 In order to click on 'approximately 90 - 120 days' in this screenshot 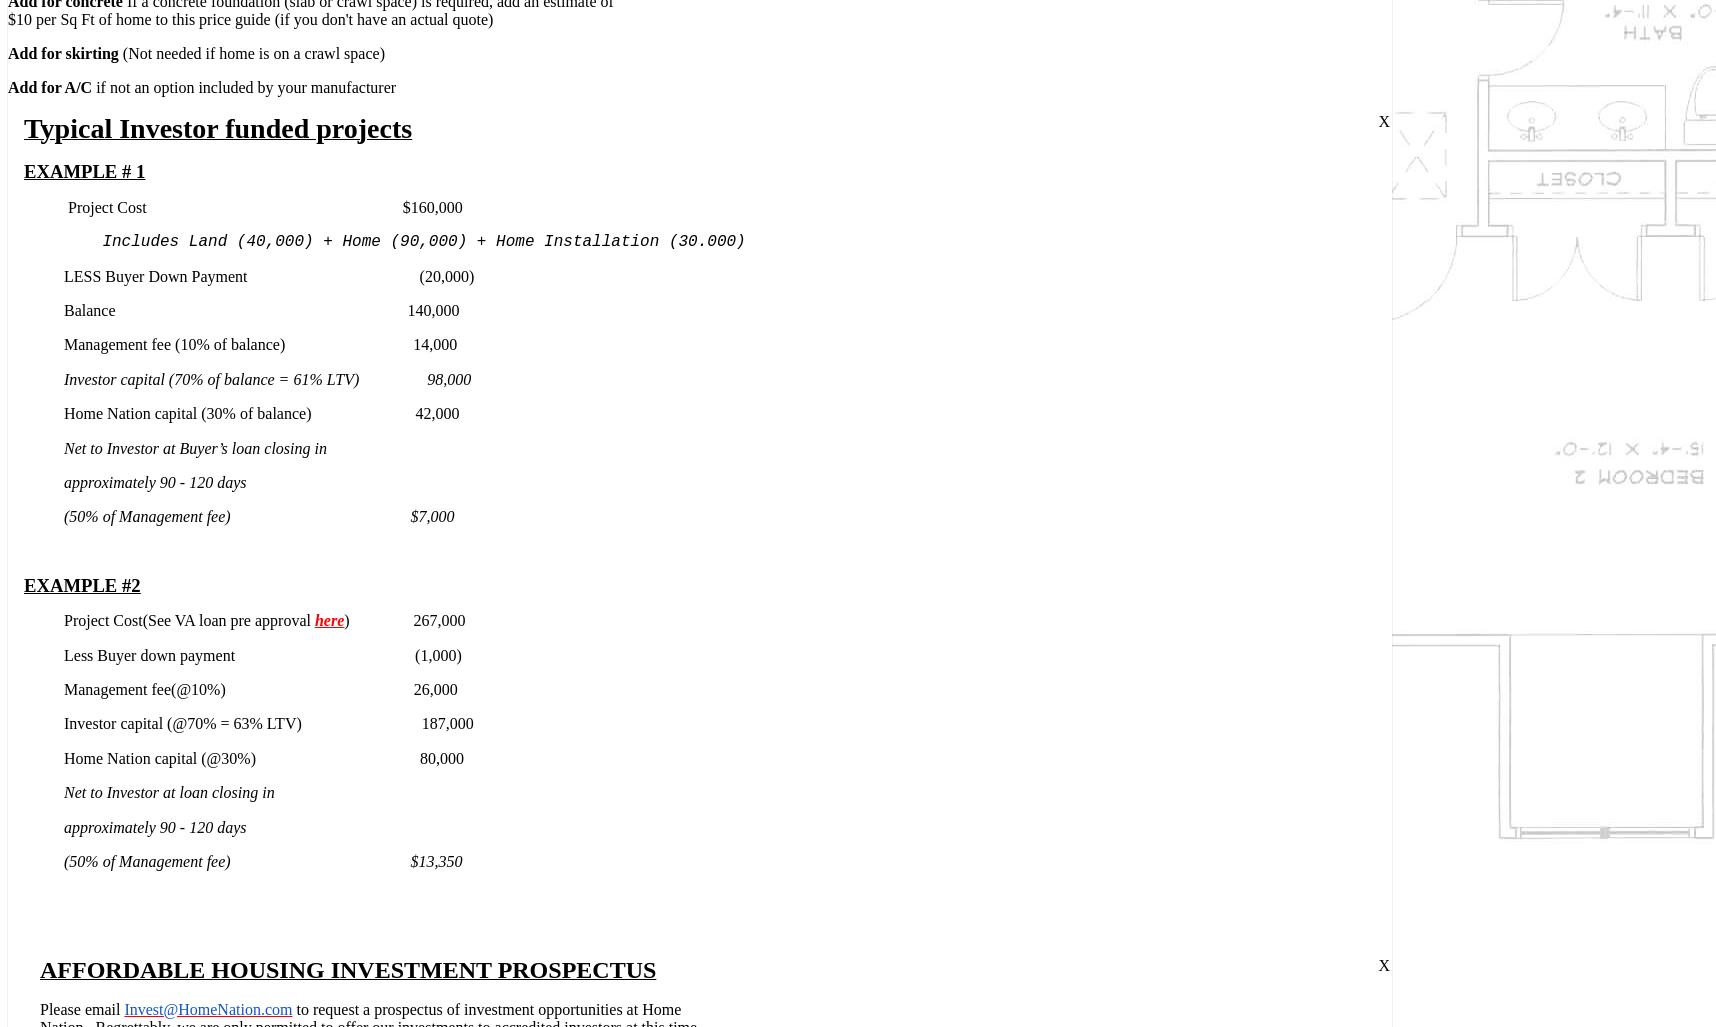, I will do `click(154, 826)`.